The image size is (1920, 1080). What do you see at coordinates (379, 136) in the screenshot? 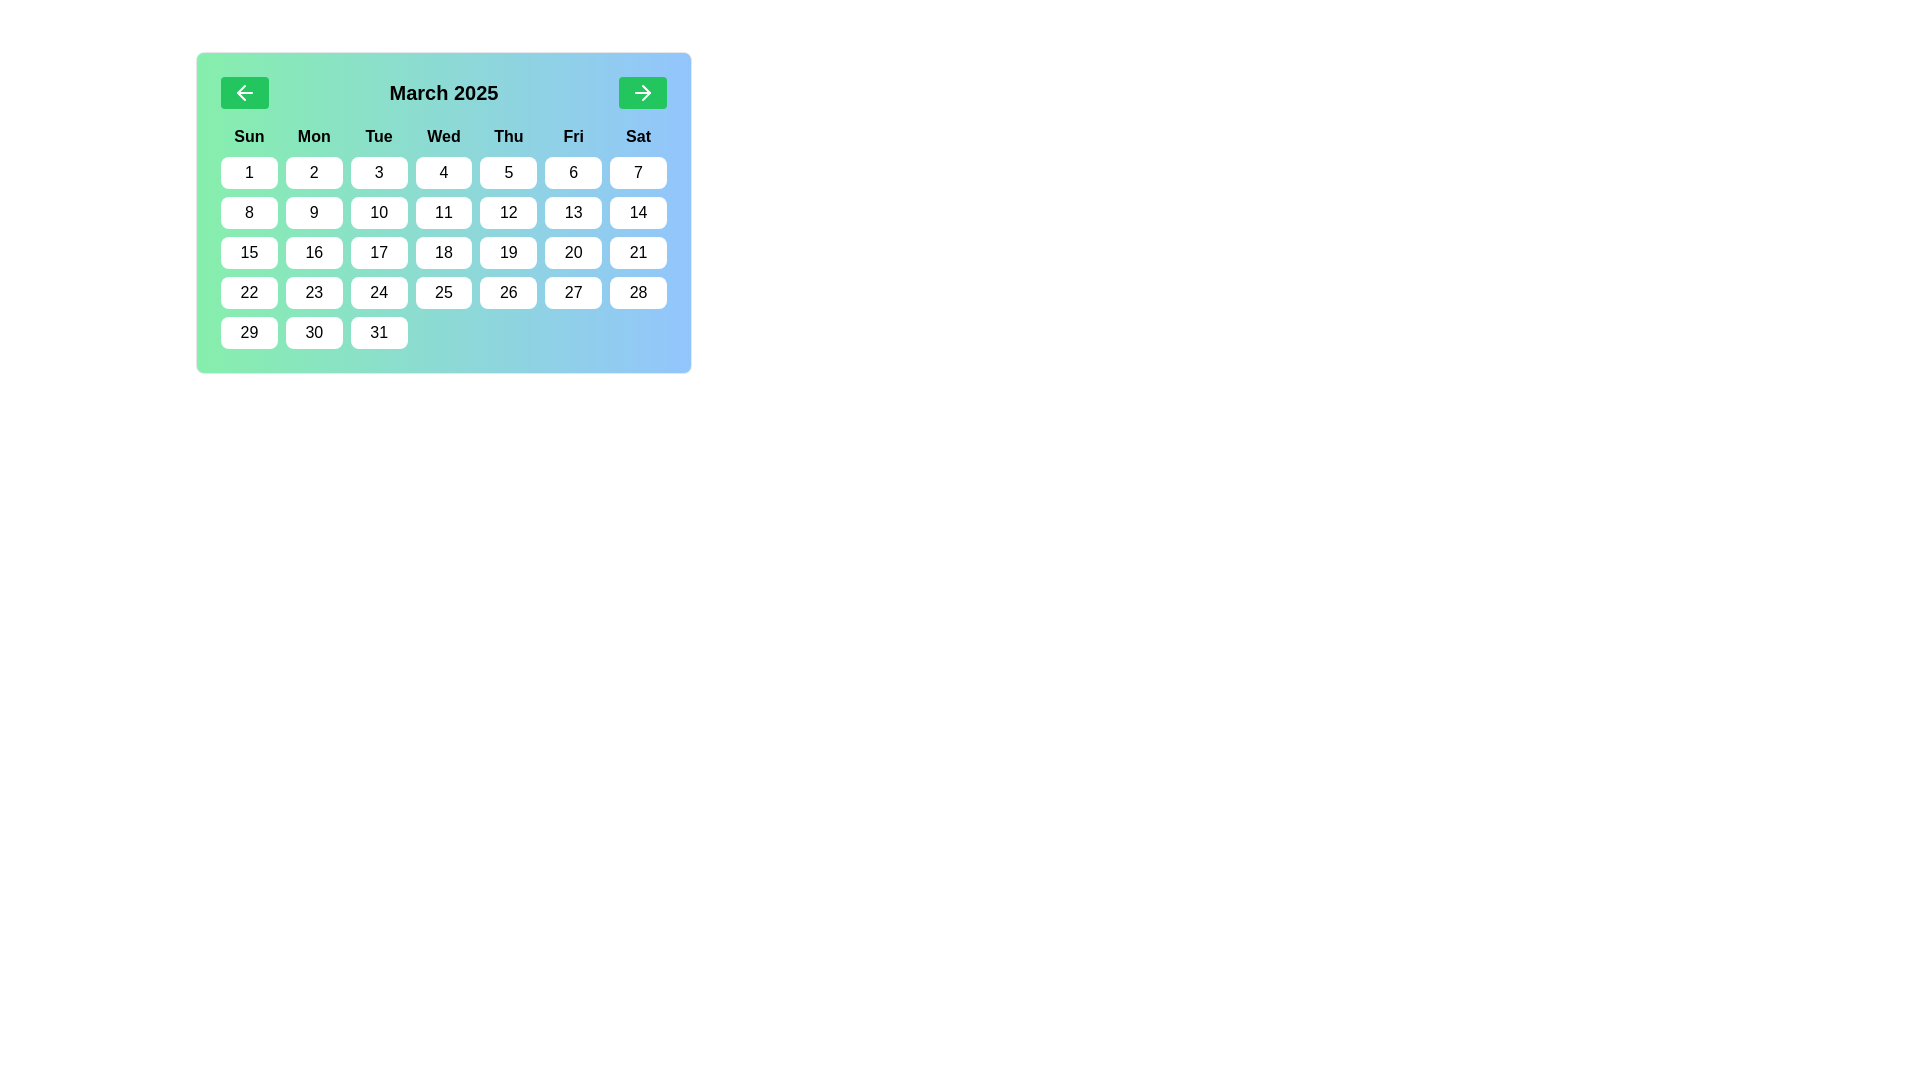
I see `the static text label reading 'Tue', which is the third item in a row of weekday labels, located within a calendar-like layout` at bounding box center [379, 136].